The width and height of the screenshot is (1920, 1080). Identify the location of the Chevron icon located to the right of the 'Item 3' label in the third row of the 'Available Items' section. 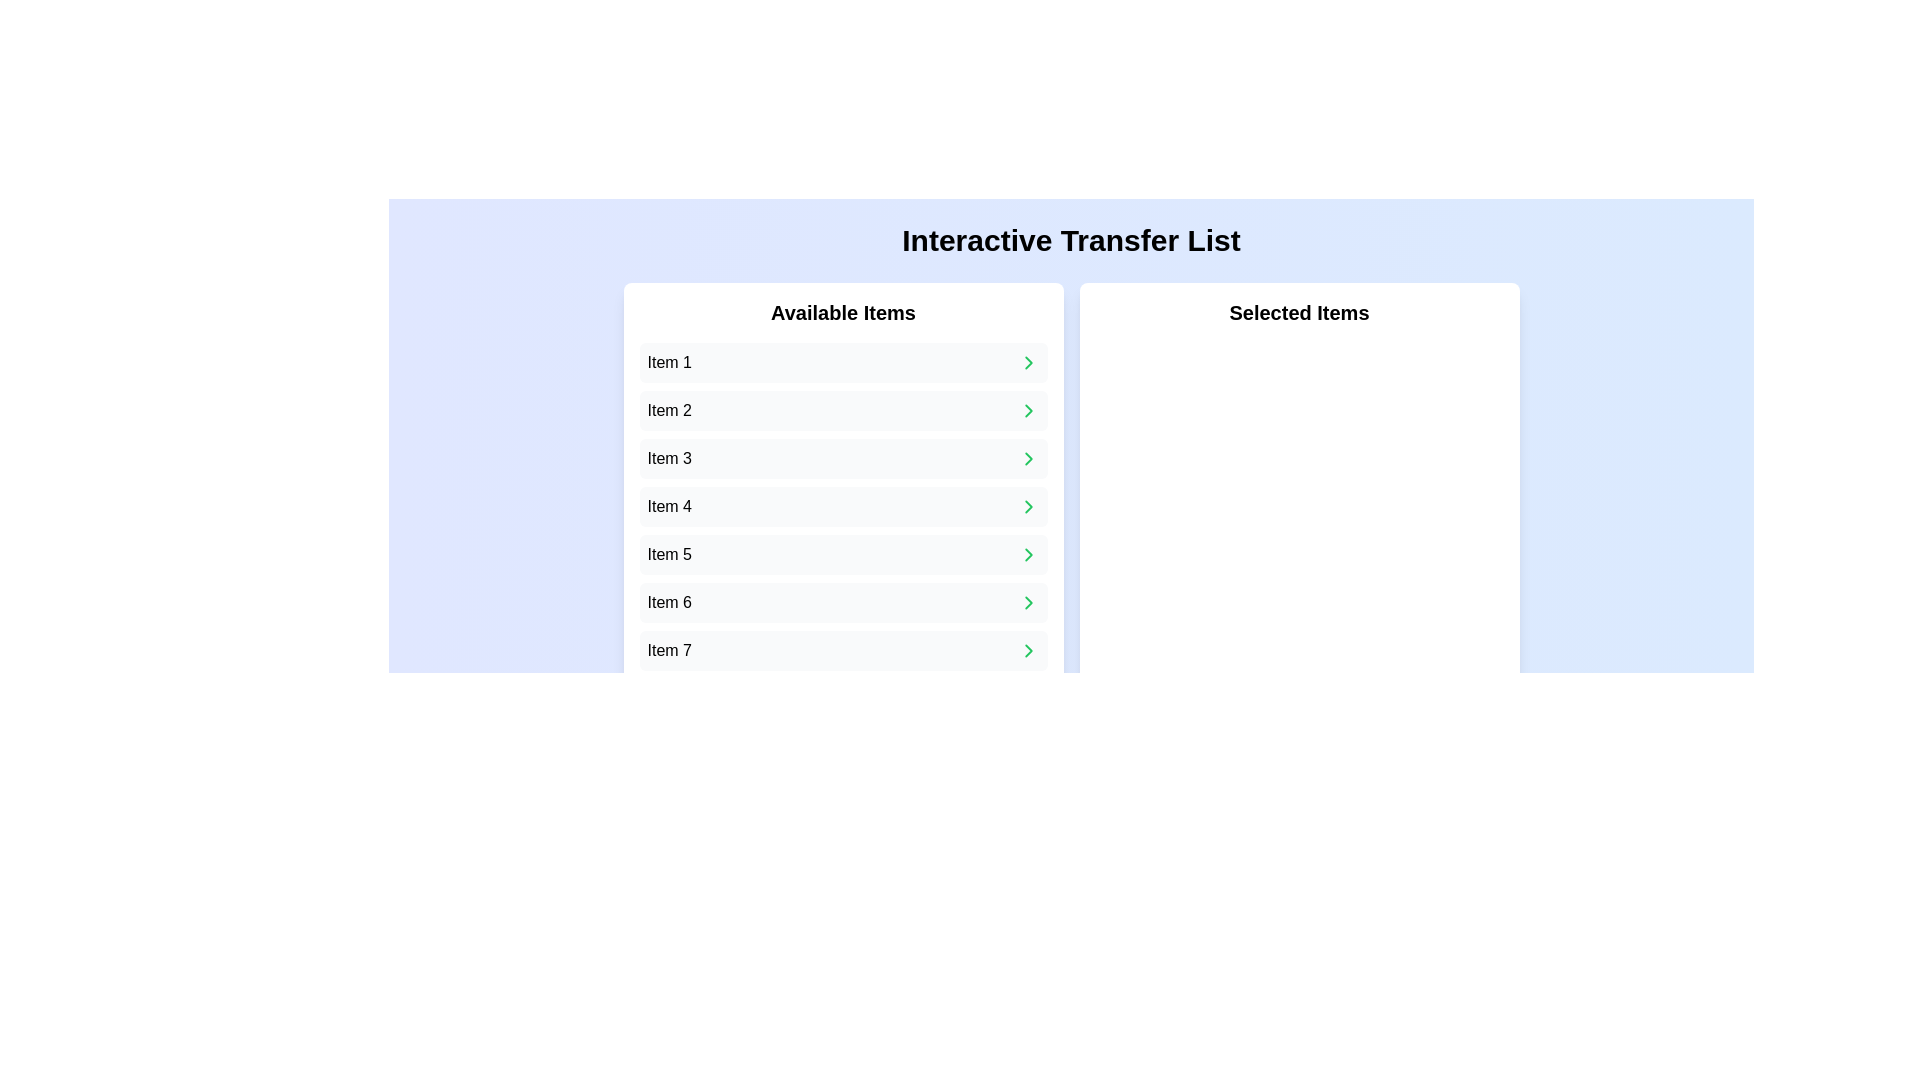
(1028, 459).